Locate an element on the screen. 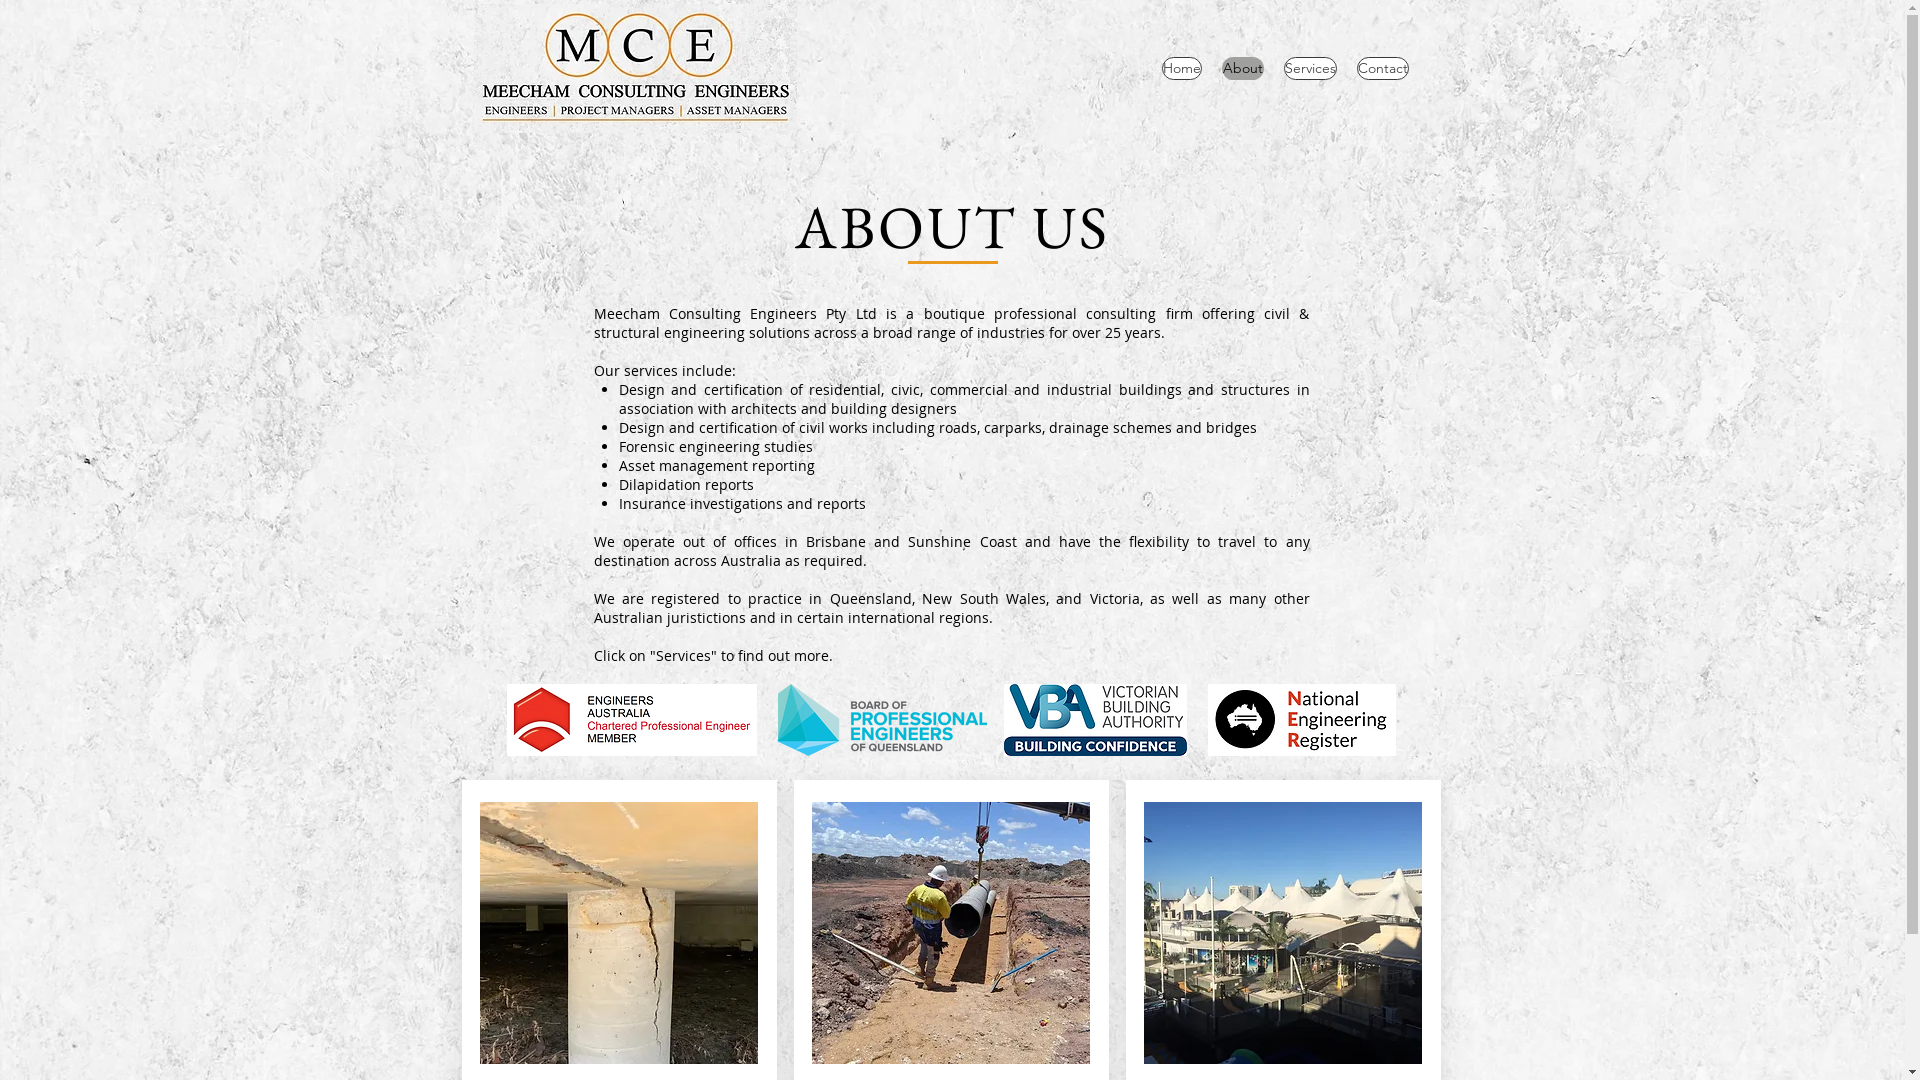 The width and height of the screenshot is (1920, 1080). 'About' is located at coordinates (1242, 67).